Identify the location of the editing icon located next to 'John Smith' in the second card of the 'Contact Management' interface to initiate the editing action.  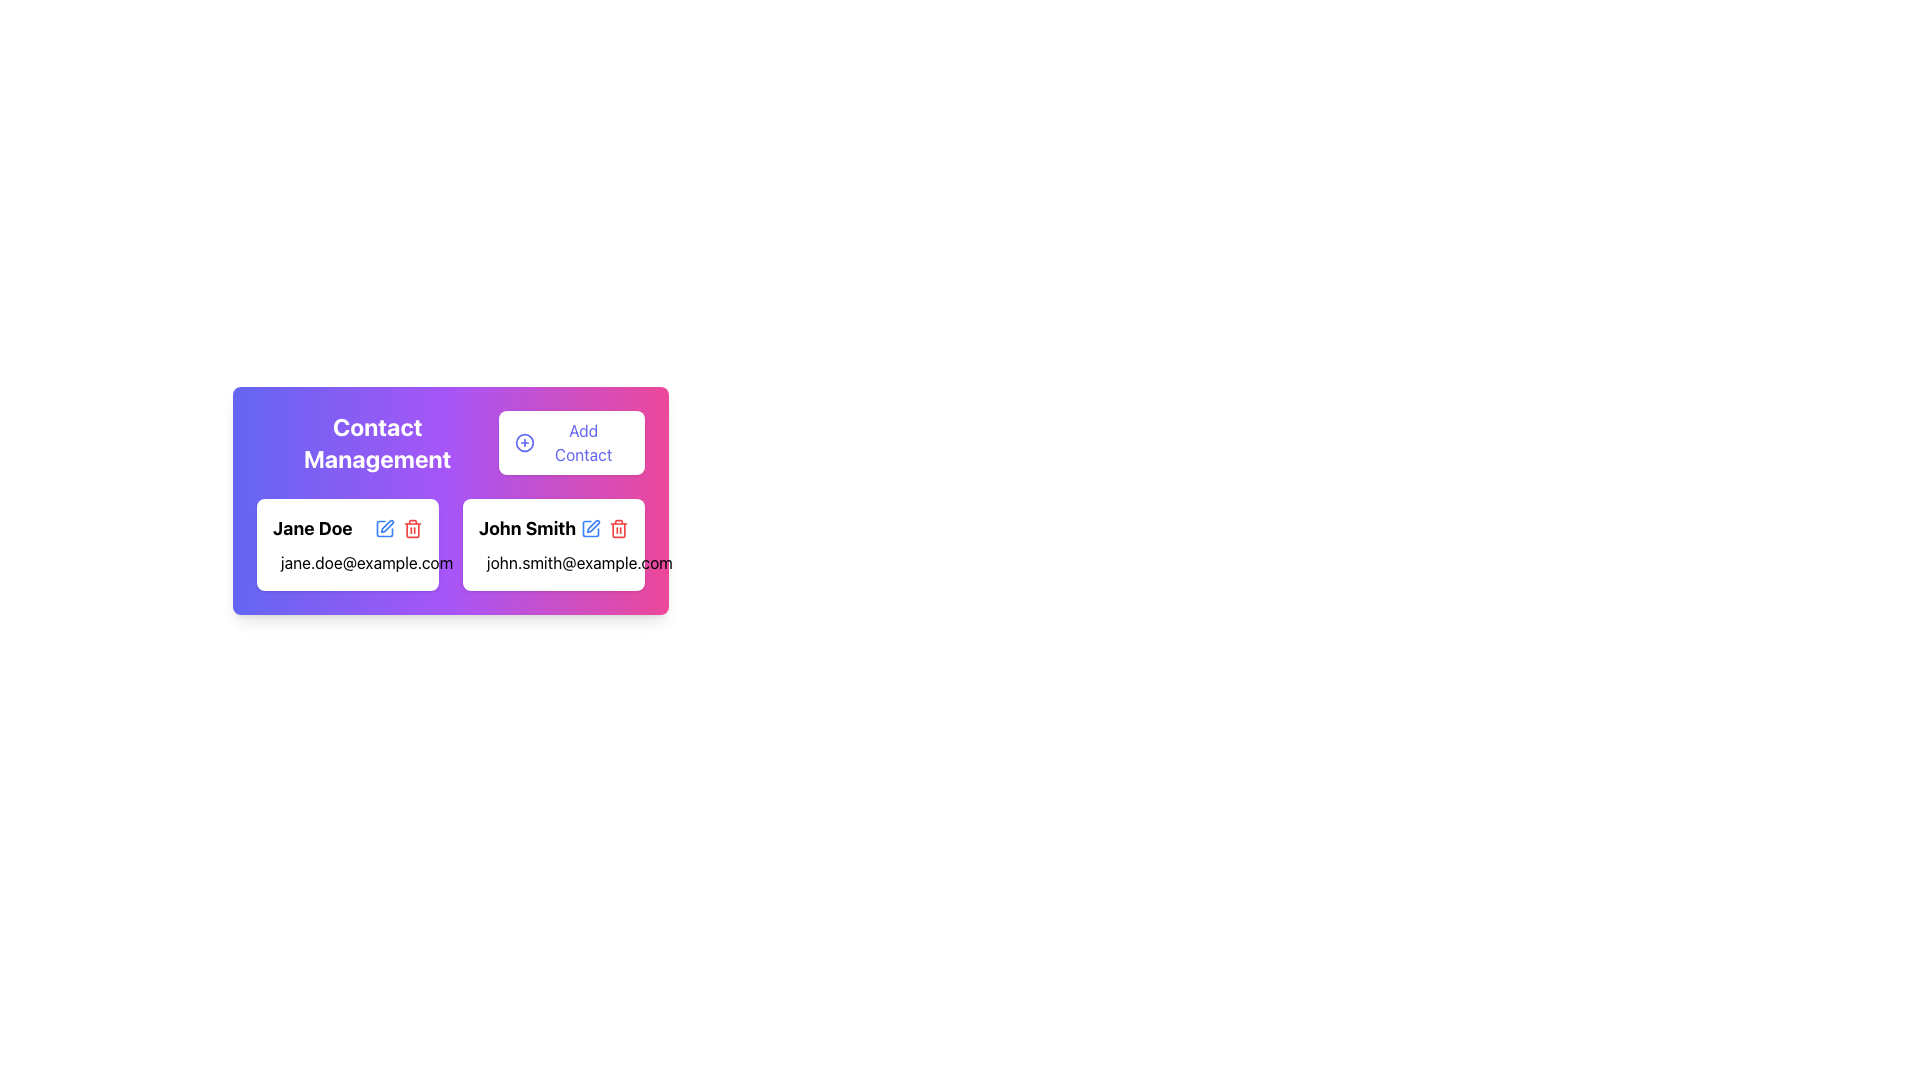
(592, 525).